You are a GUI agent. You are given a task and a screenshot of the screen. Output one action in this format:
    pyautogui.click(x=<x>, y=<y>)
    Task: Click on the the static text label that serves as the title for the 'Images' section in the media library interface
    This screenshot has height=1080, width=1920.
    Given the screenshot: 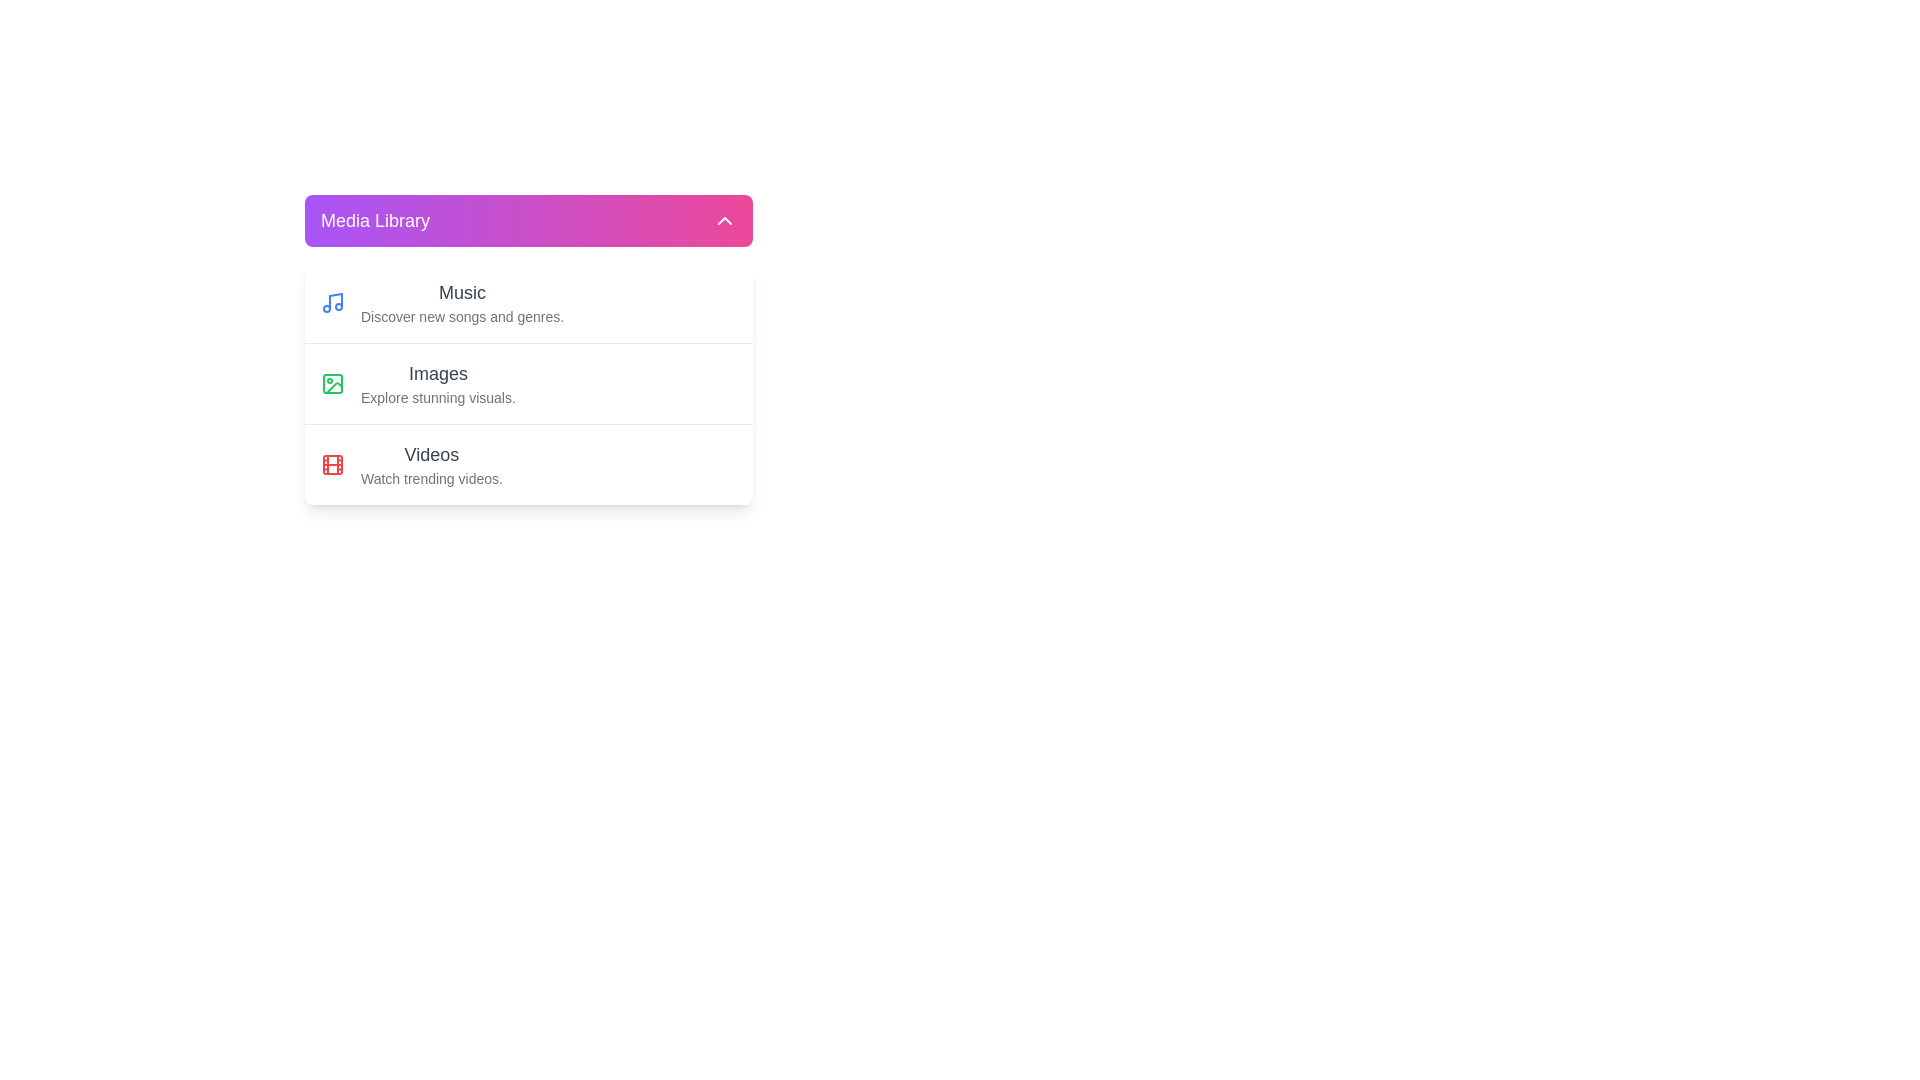 What is the action you would take?
    pyautogui.click(x=437, y=374)
    